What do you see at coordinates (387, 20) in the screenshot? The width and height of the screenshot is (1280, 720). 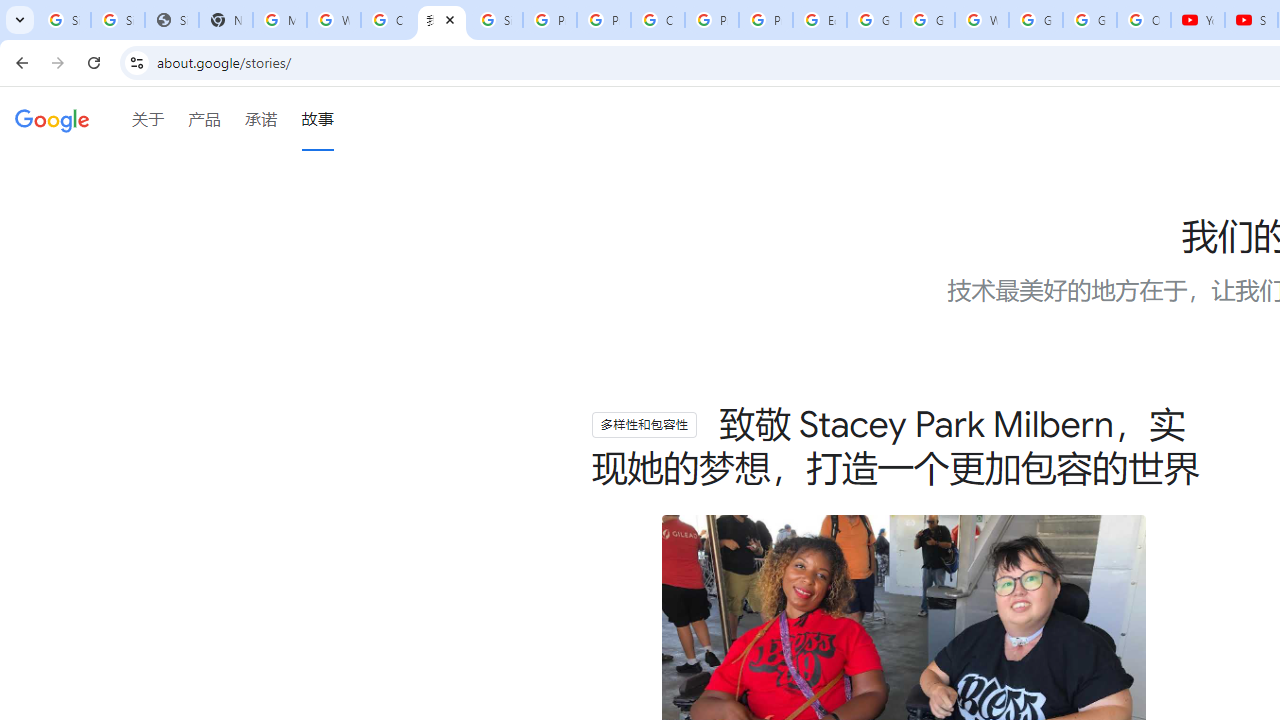 I see `'Create your Google Account'` at bounding box center [387, 20].